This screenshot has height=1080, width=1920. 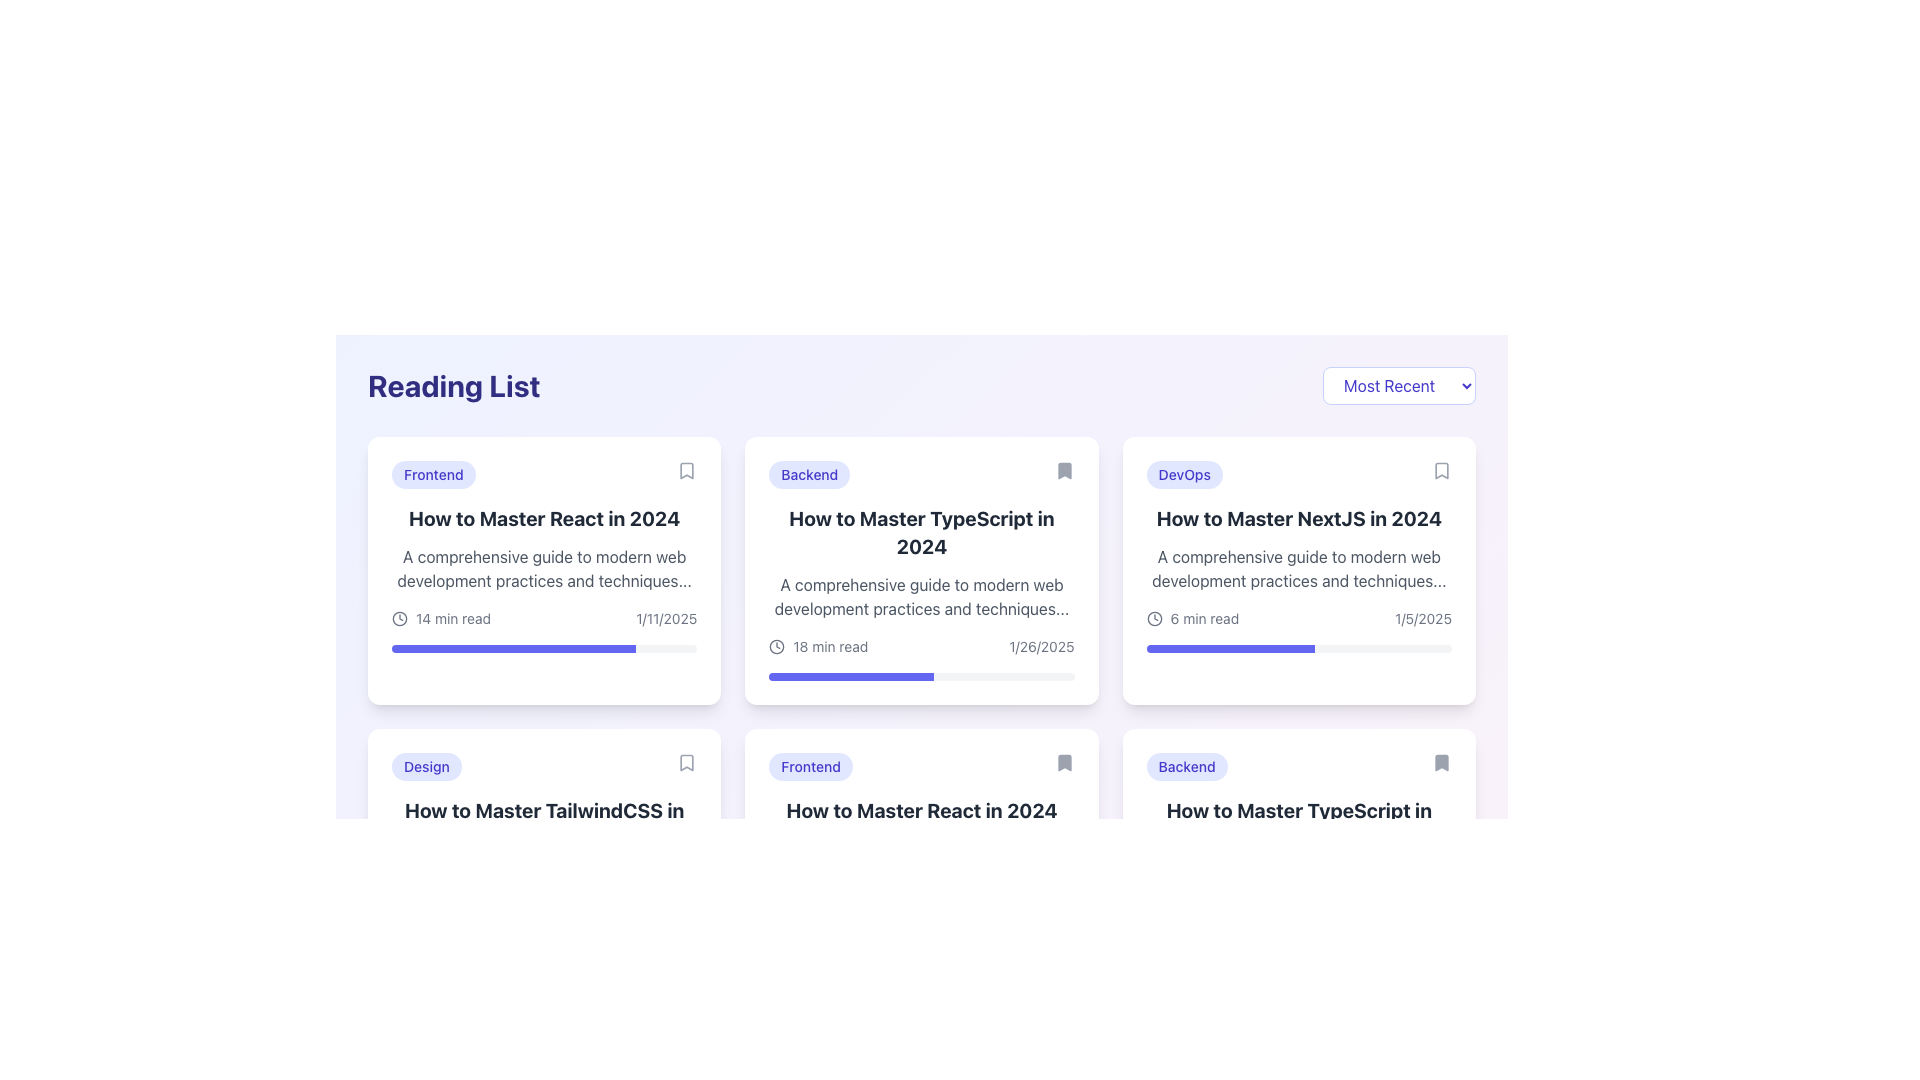 What do you see at coordinates (399, 617) in the screenshot?
I see `the decorative icon that represents the estimated reading time for the card titled 'How to Master React in 2024', located in the bottom-left corner of the card` at bounding box center [399, 617].